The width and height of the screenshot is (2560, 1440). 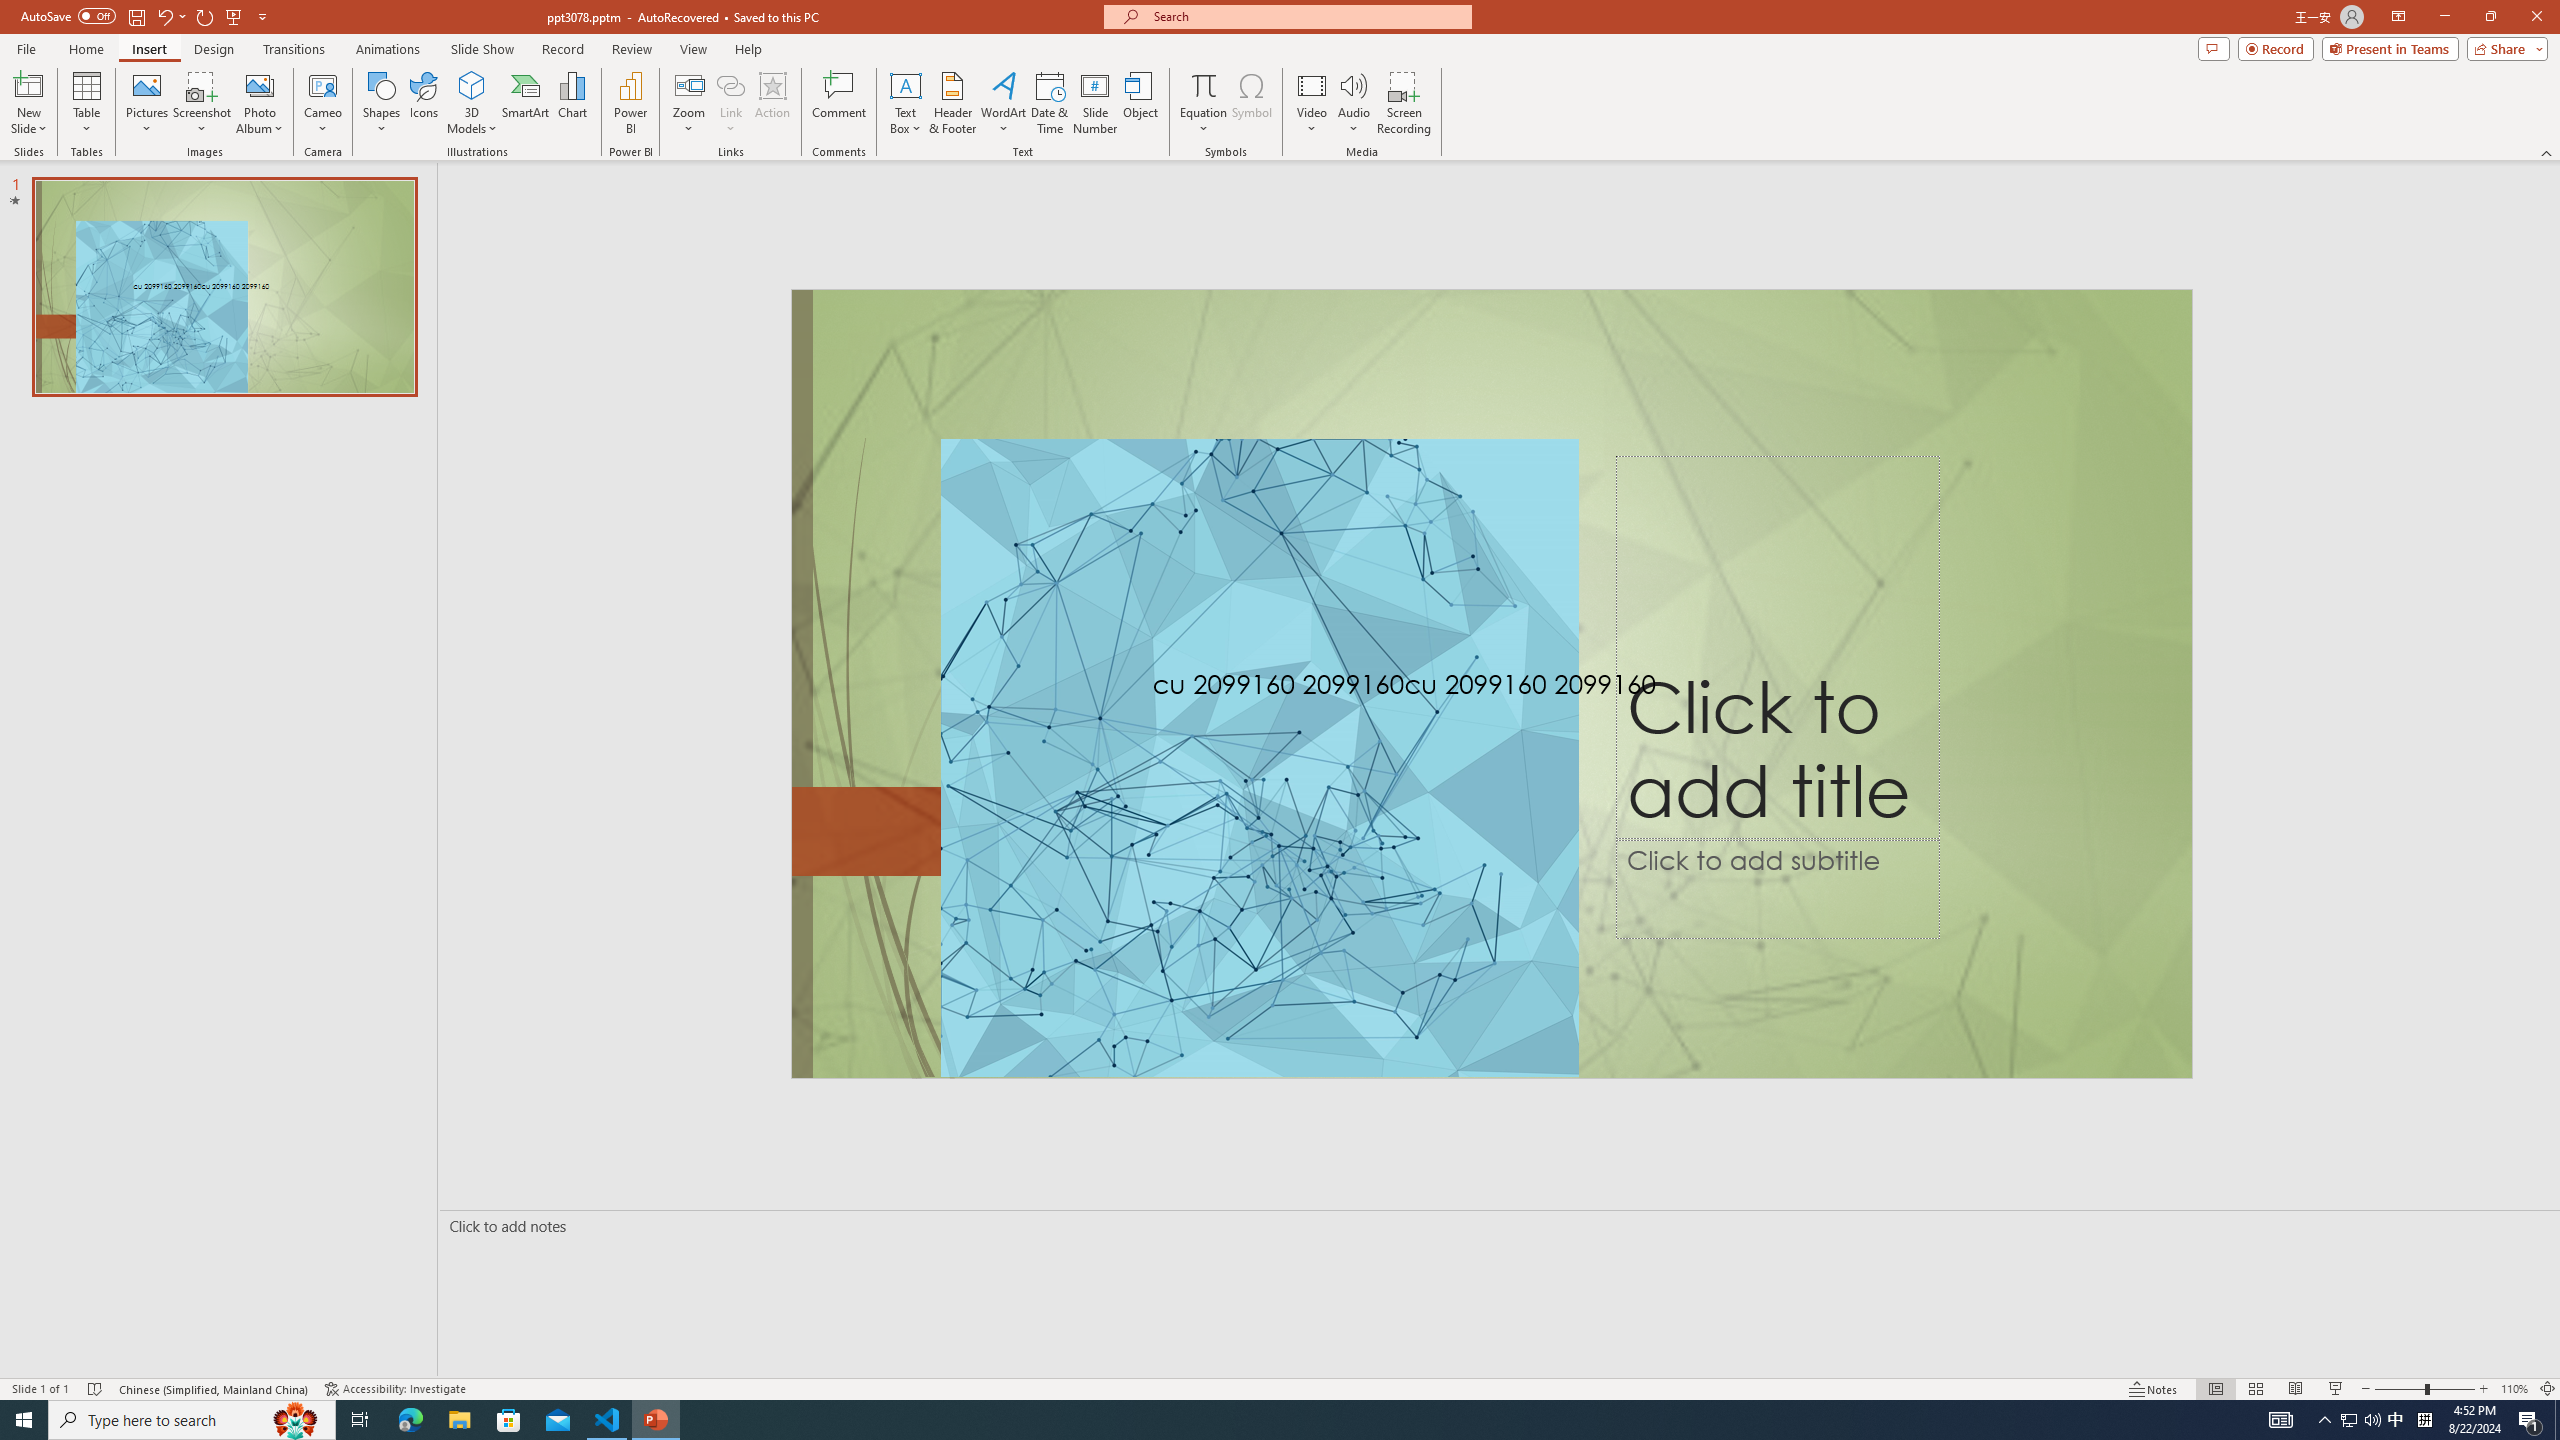 I want to click on 'Pictures', so click(x=146, y=103).